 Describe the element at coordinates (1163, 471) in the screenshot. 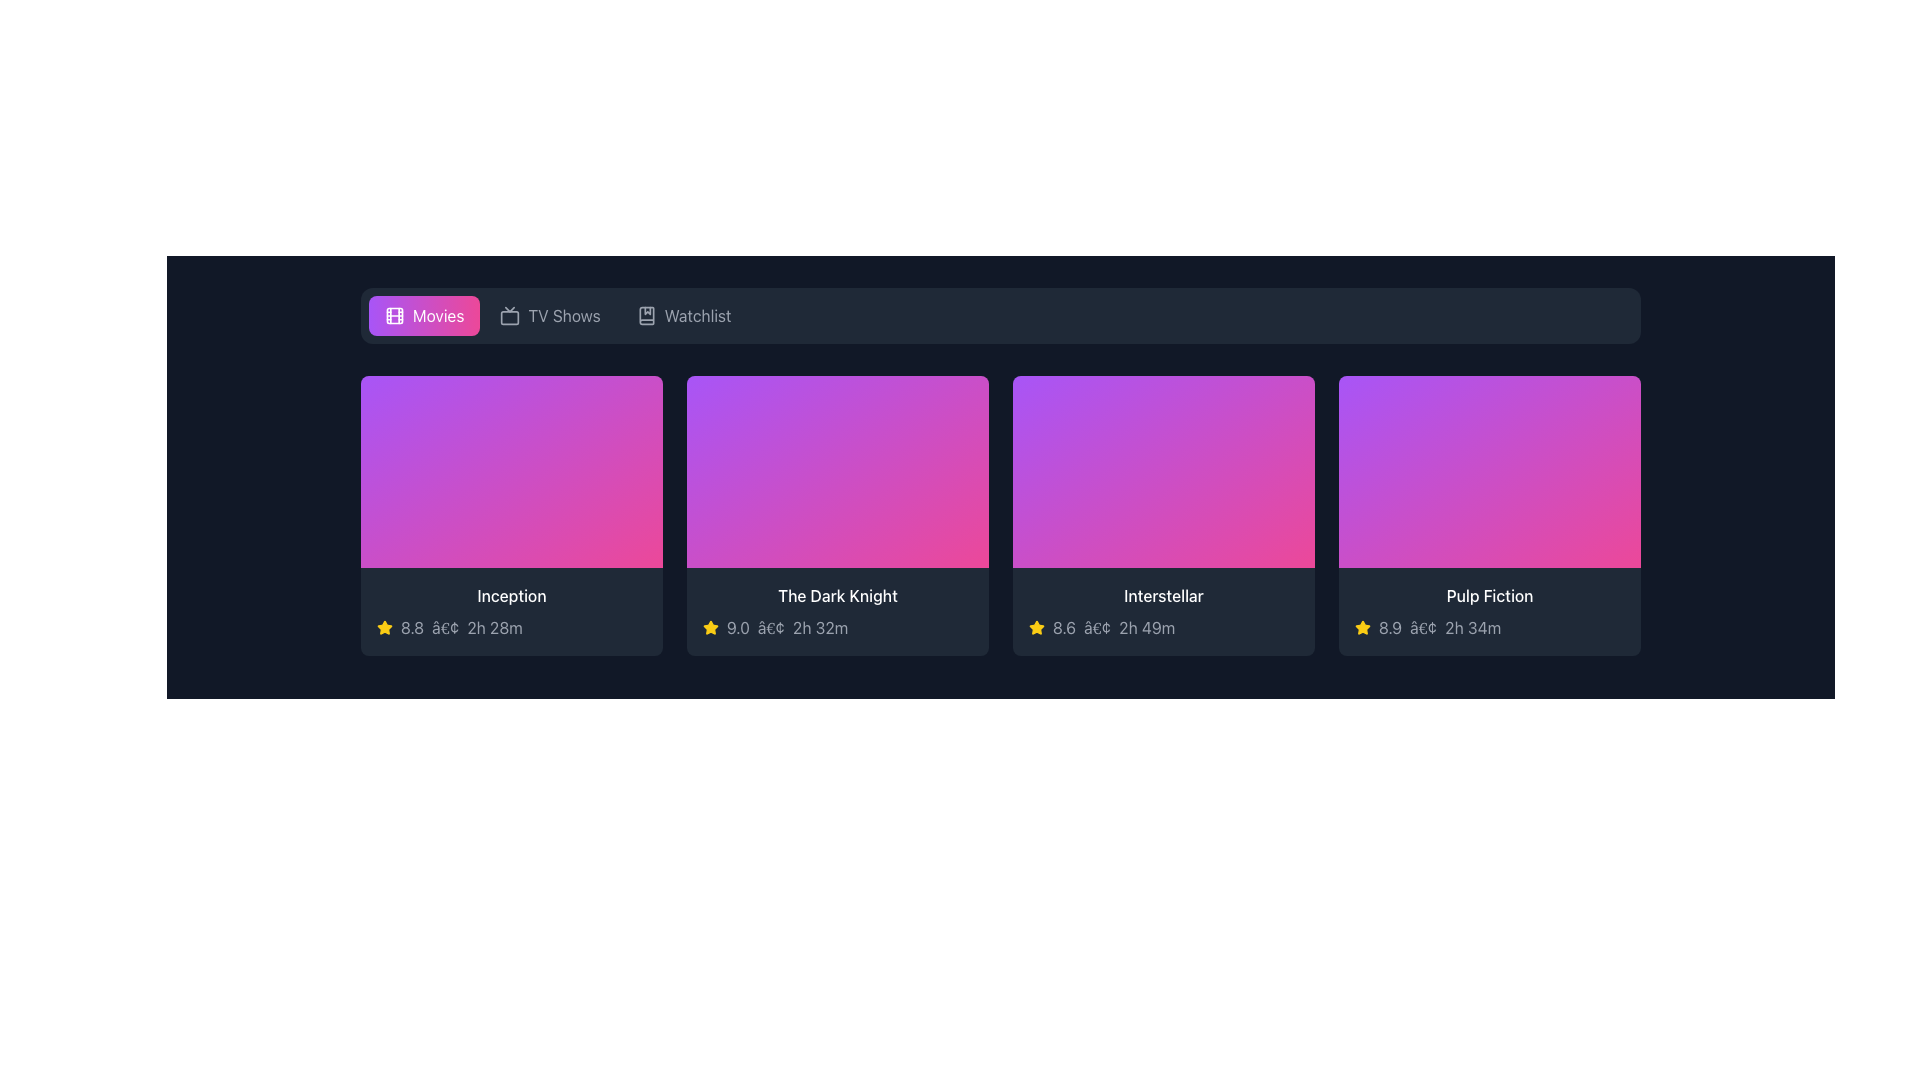

I see `the gradient background section of the card labeled 'Interstellar', which is the third card from the left in a horizontal row` at that location.